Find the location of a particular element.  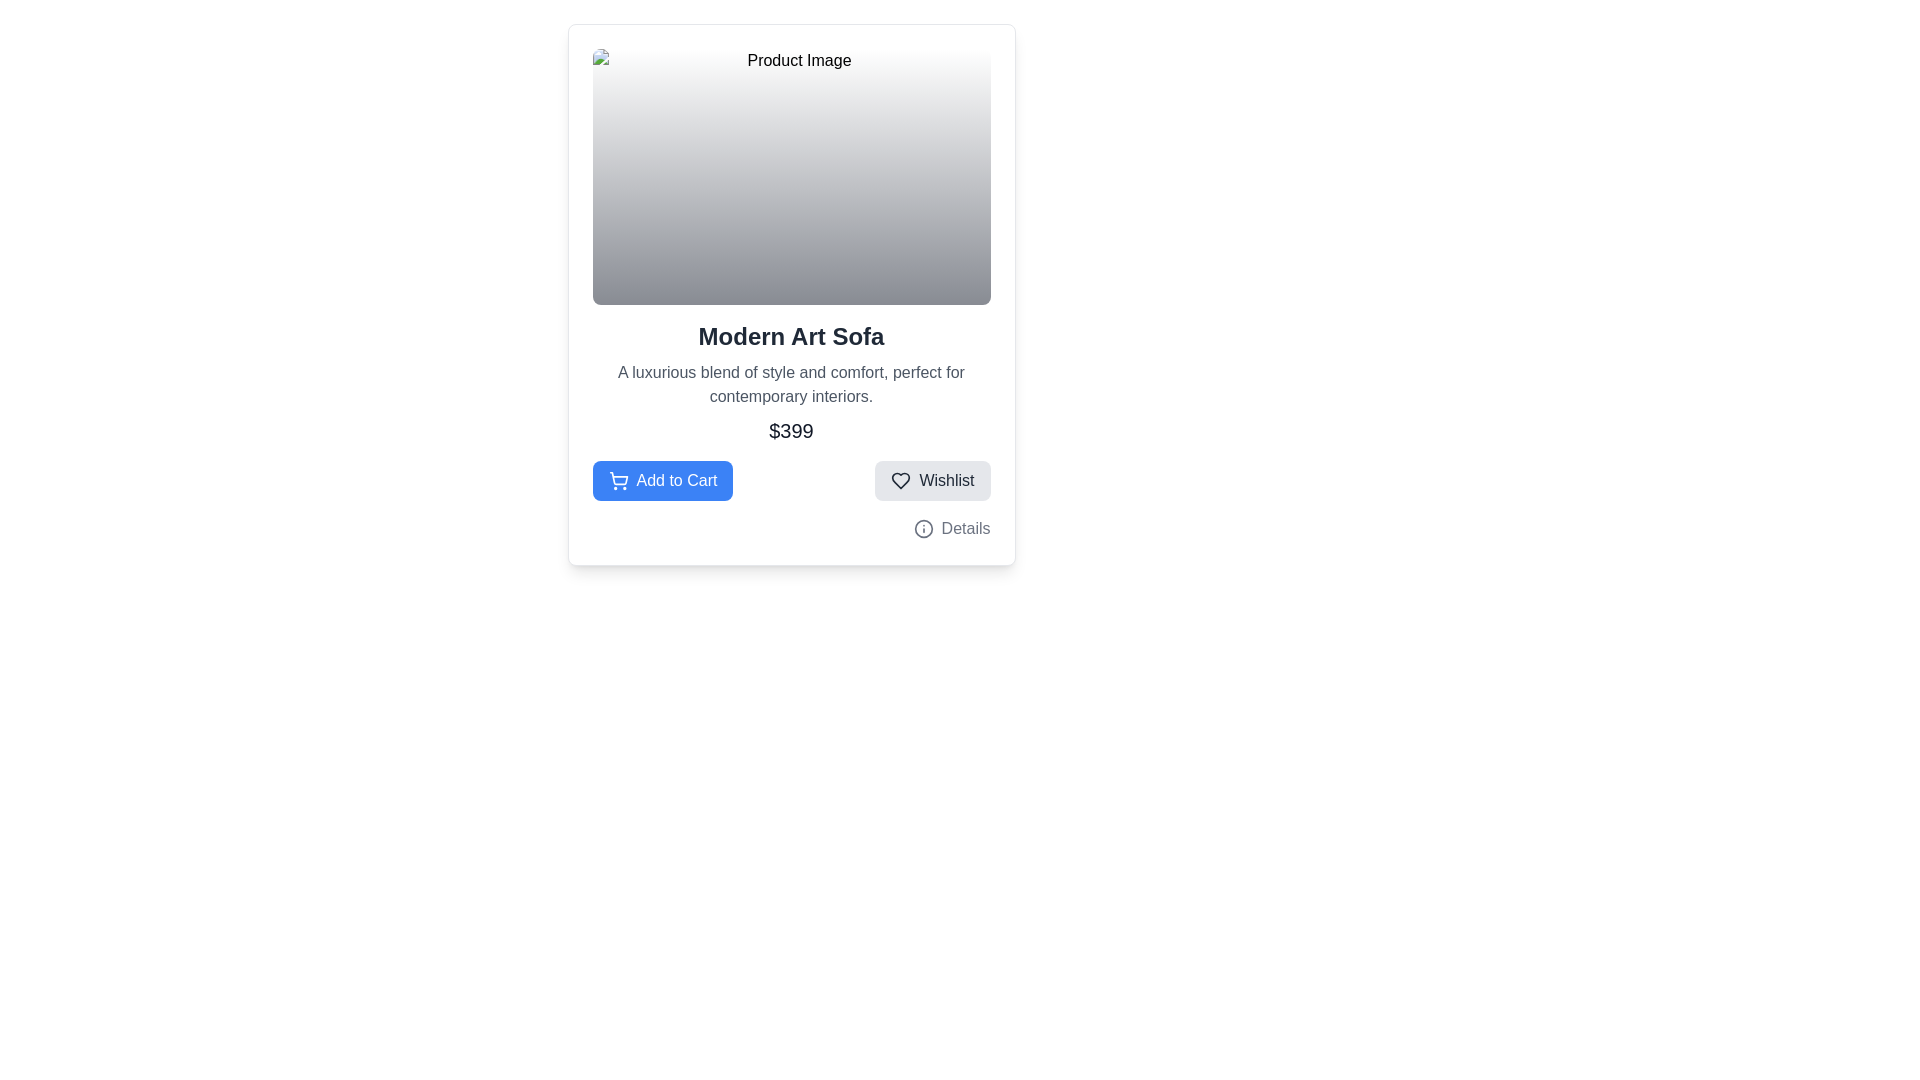

the blue rectangular button labeled 'Add to Cart' with a white shopping cart icon is located at coordinates (662, 481).